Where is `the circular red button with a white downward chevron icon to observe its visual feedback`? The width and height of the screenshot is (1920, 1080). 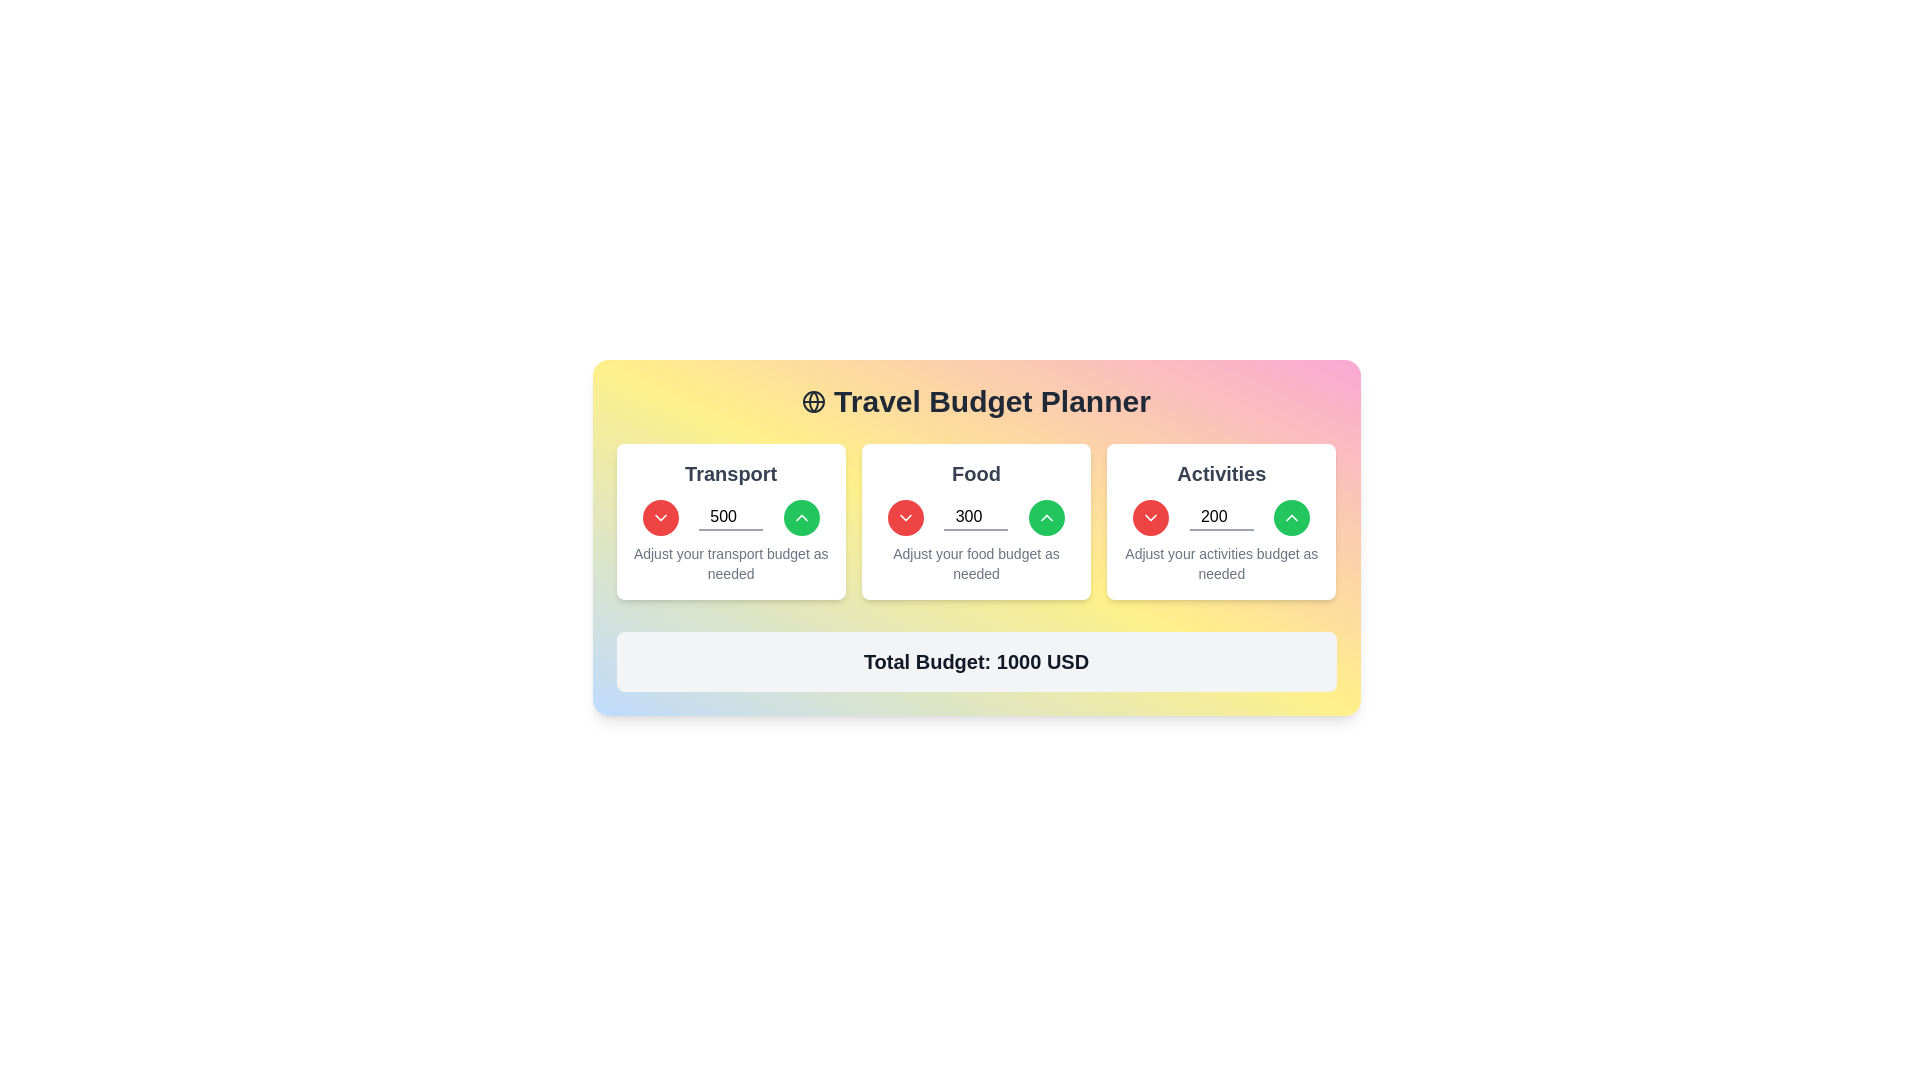 the circular red button with a white downward chevron icon to observe its visual feedback is located at coordinates (660, 516).